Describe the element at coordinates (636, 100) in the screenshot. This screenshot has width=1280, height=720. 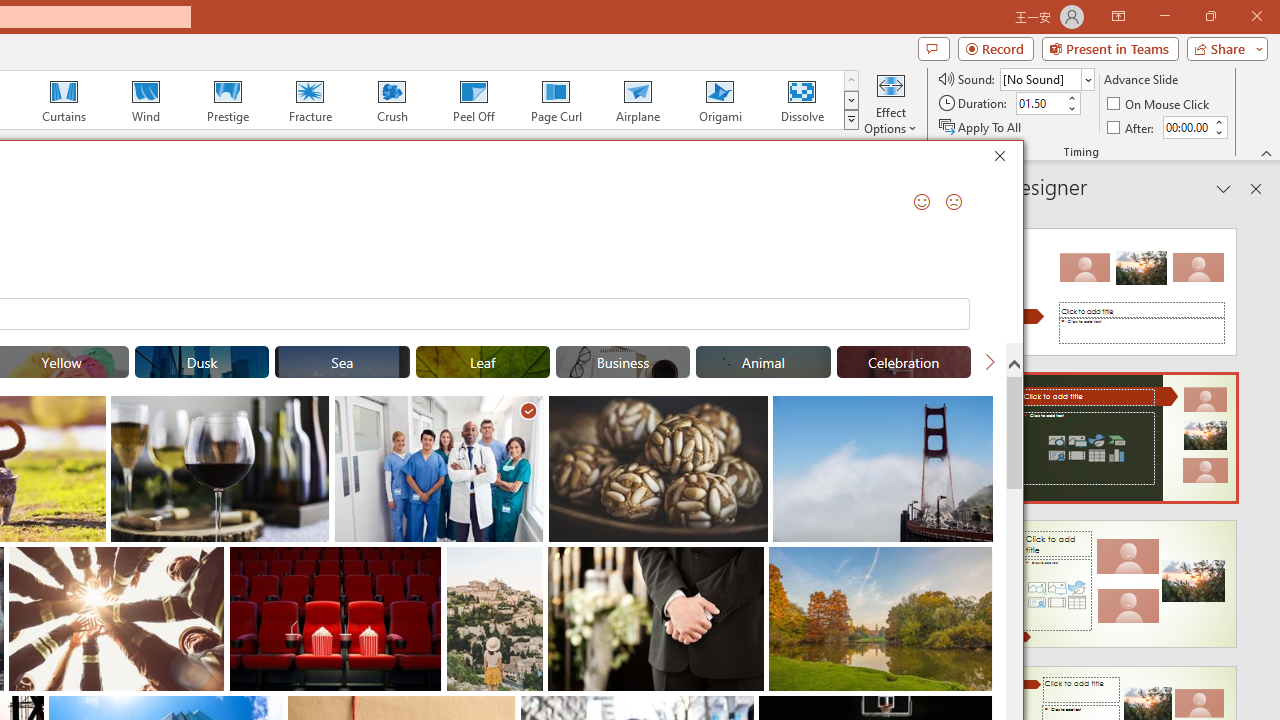
I see `'Airplane'` at that location.